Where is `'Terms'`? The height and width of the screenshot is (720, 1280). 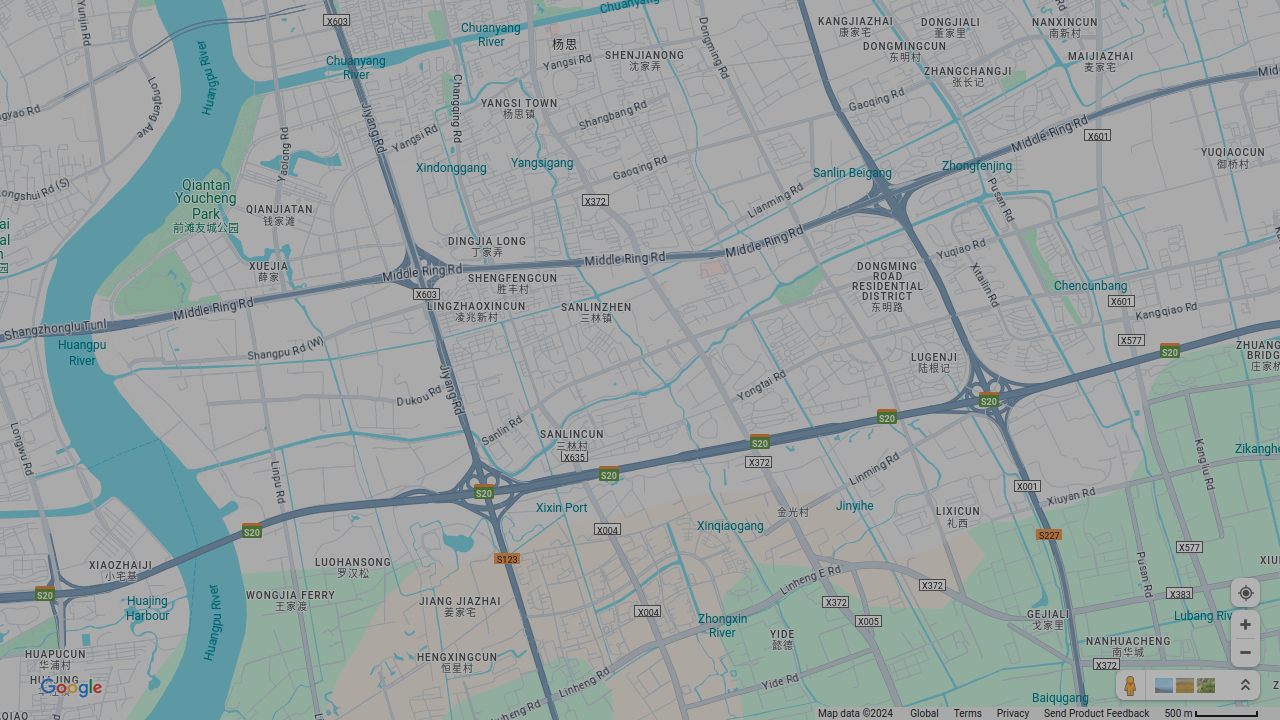
'Terms' is located at coordinates (967, 712).